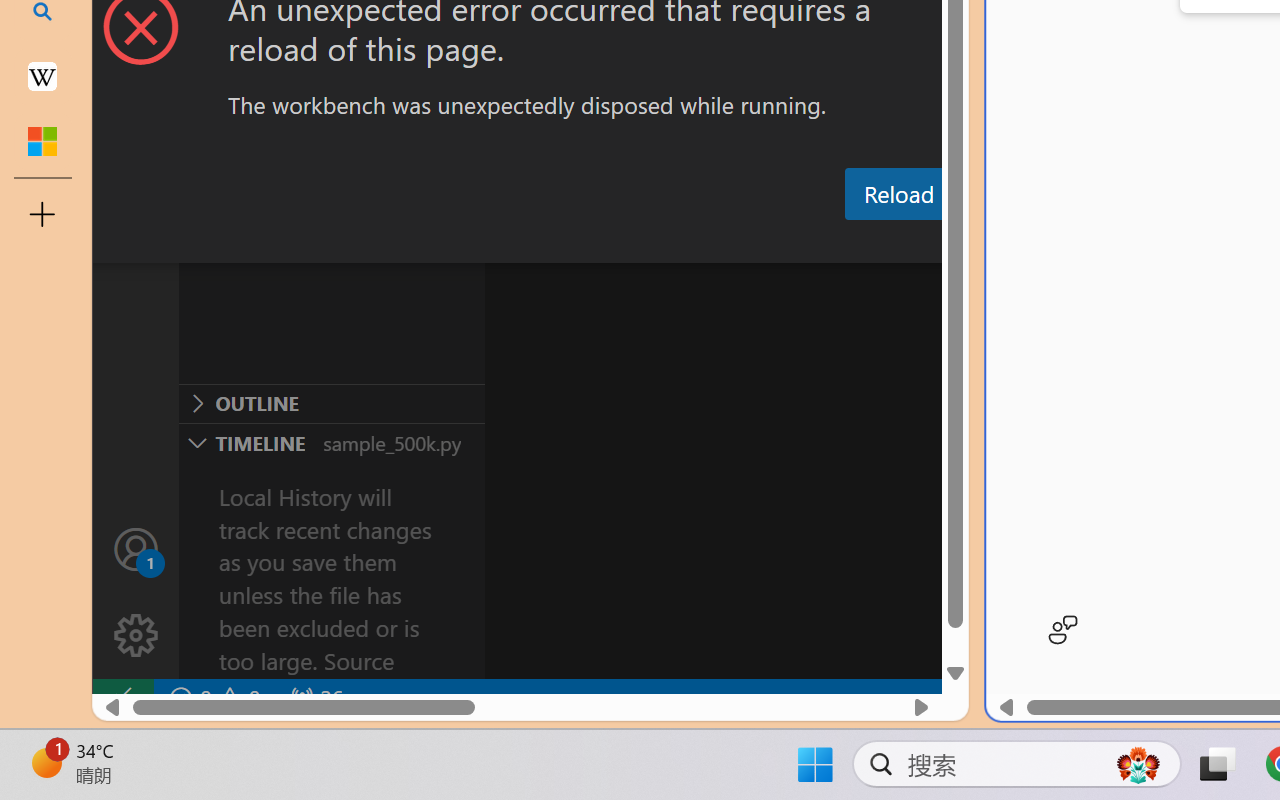 This screenshot has width=1280, height=800. What do you see at coordinates (134, 634) in the screenshot?
I see `'Manage'` at bounding box center [134, 634].